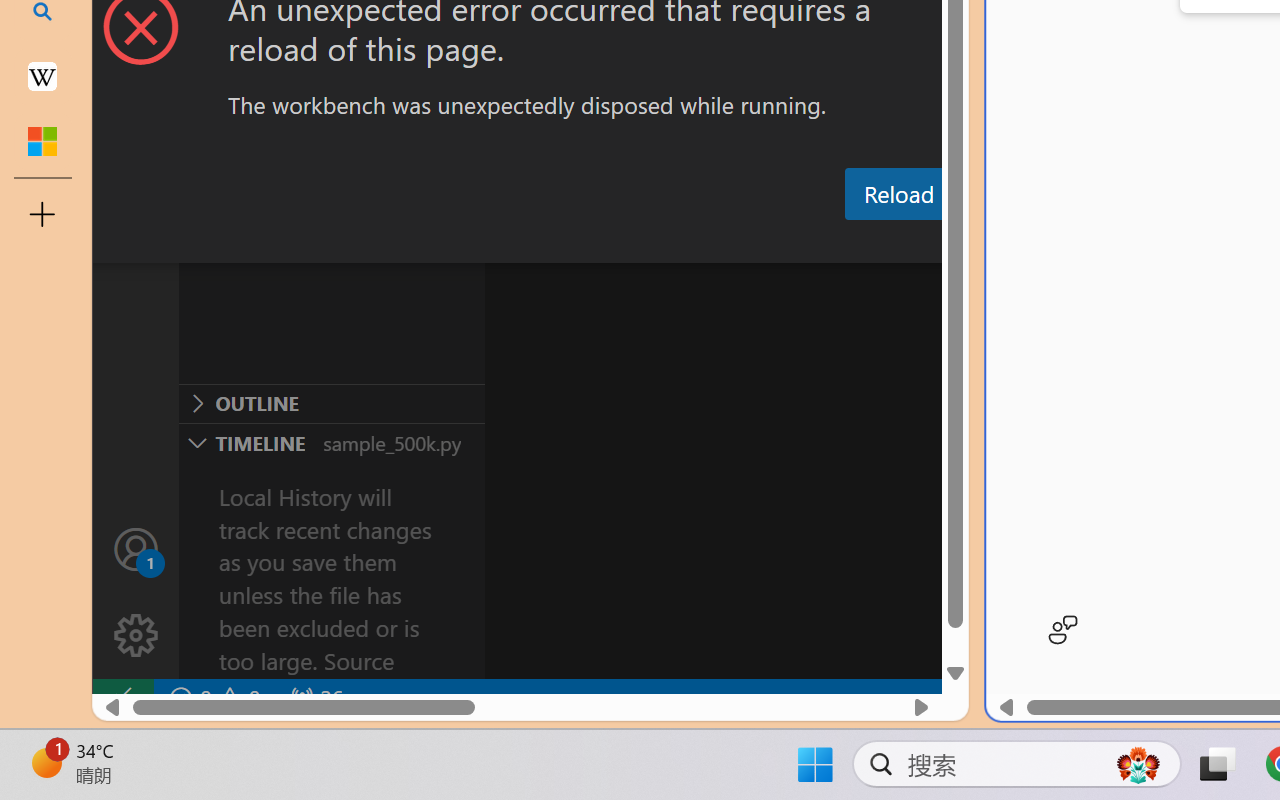 This screenshot has width=1280, height=800. What do you see at coordinates (134, 634) in the screenshot?
I see `'Manage'` at bounding box center [134, 634].